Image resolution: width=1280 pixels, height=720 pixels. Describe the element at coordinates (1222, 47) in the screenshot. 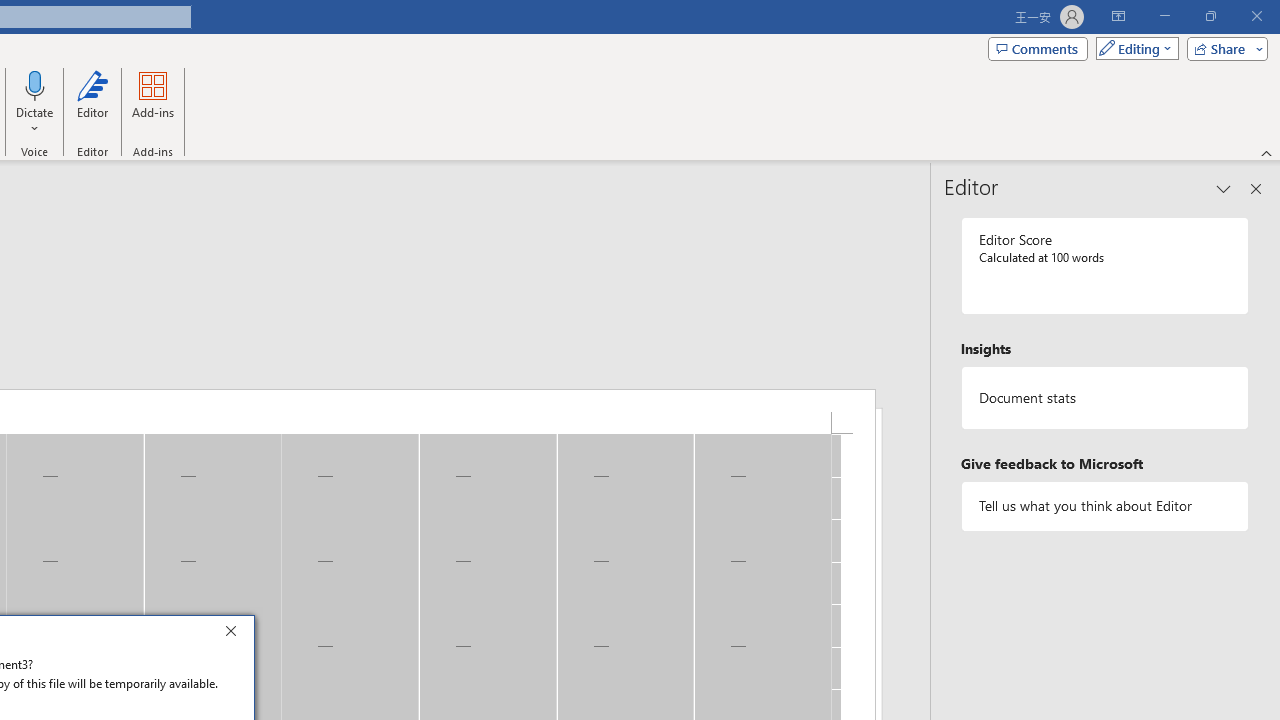

I see `'Share'` at that location.